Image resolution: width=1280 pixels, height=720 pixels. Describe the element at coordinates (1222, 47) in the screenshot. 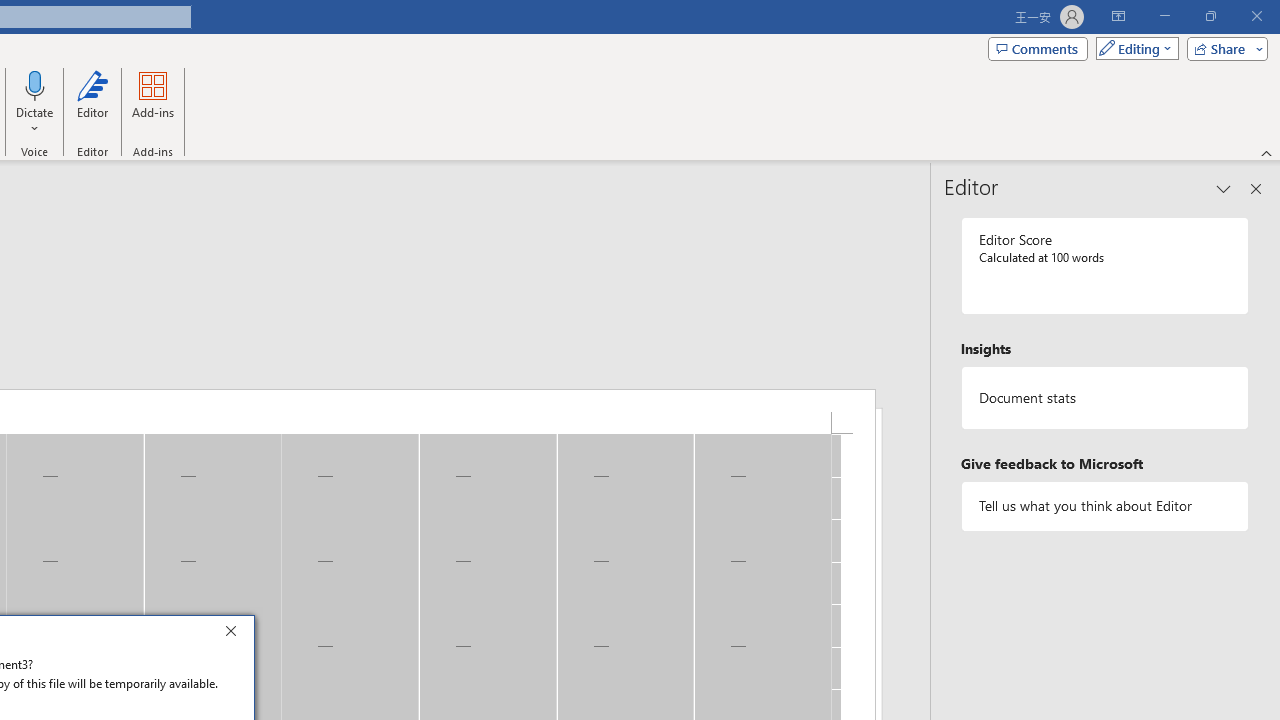

I see `'Share'` at that location.